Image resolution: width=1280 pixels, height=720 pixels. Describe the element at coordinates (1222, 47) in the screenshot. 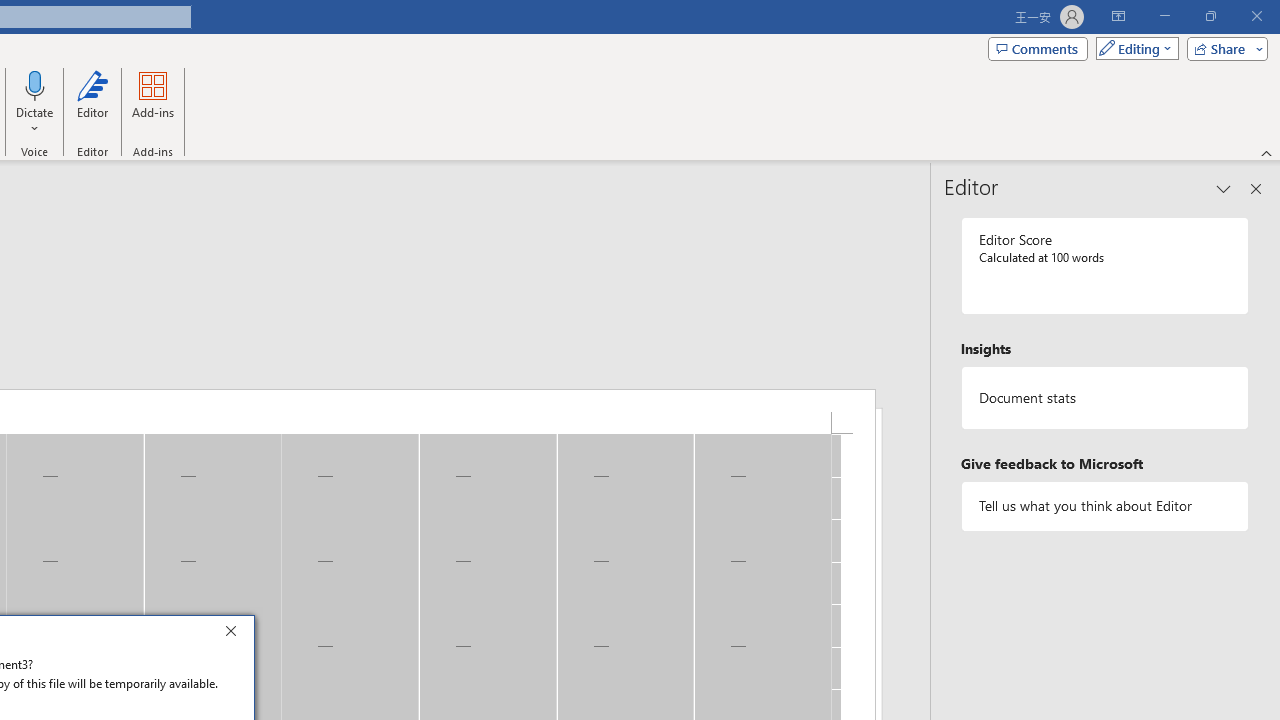

I see `'Share'` at that location.